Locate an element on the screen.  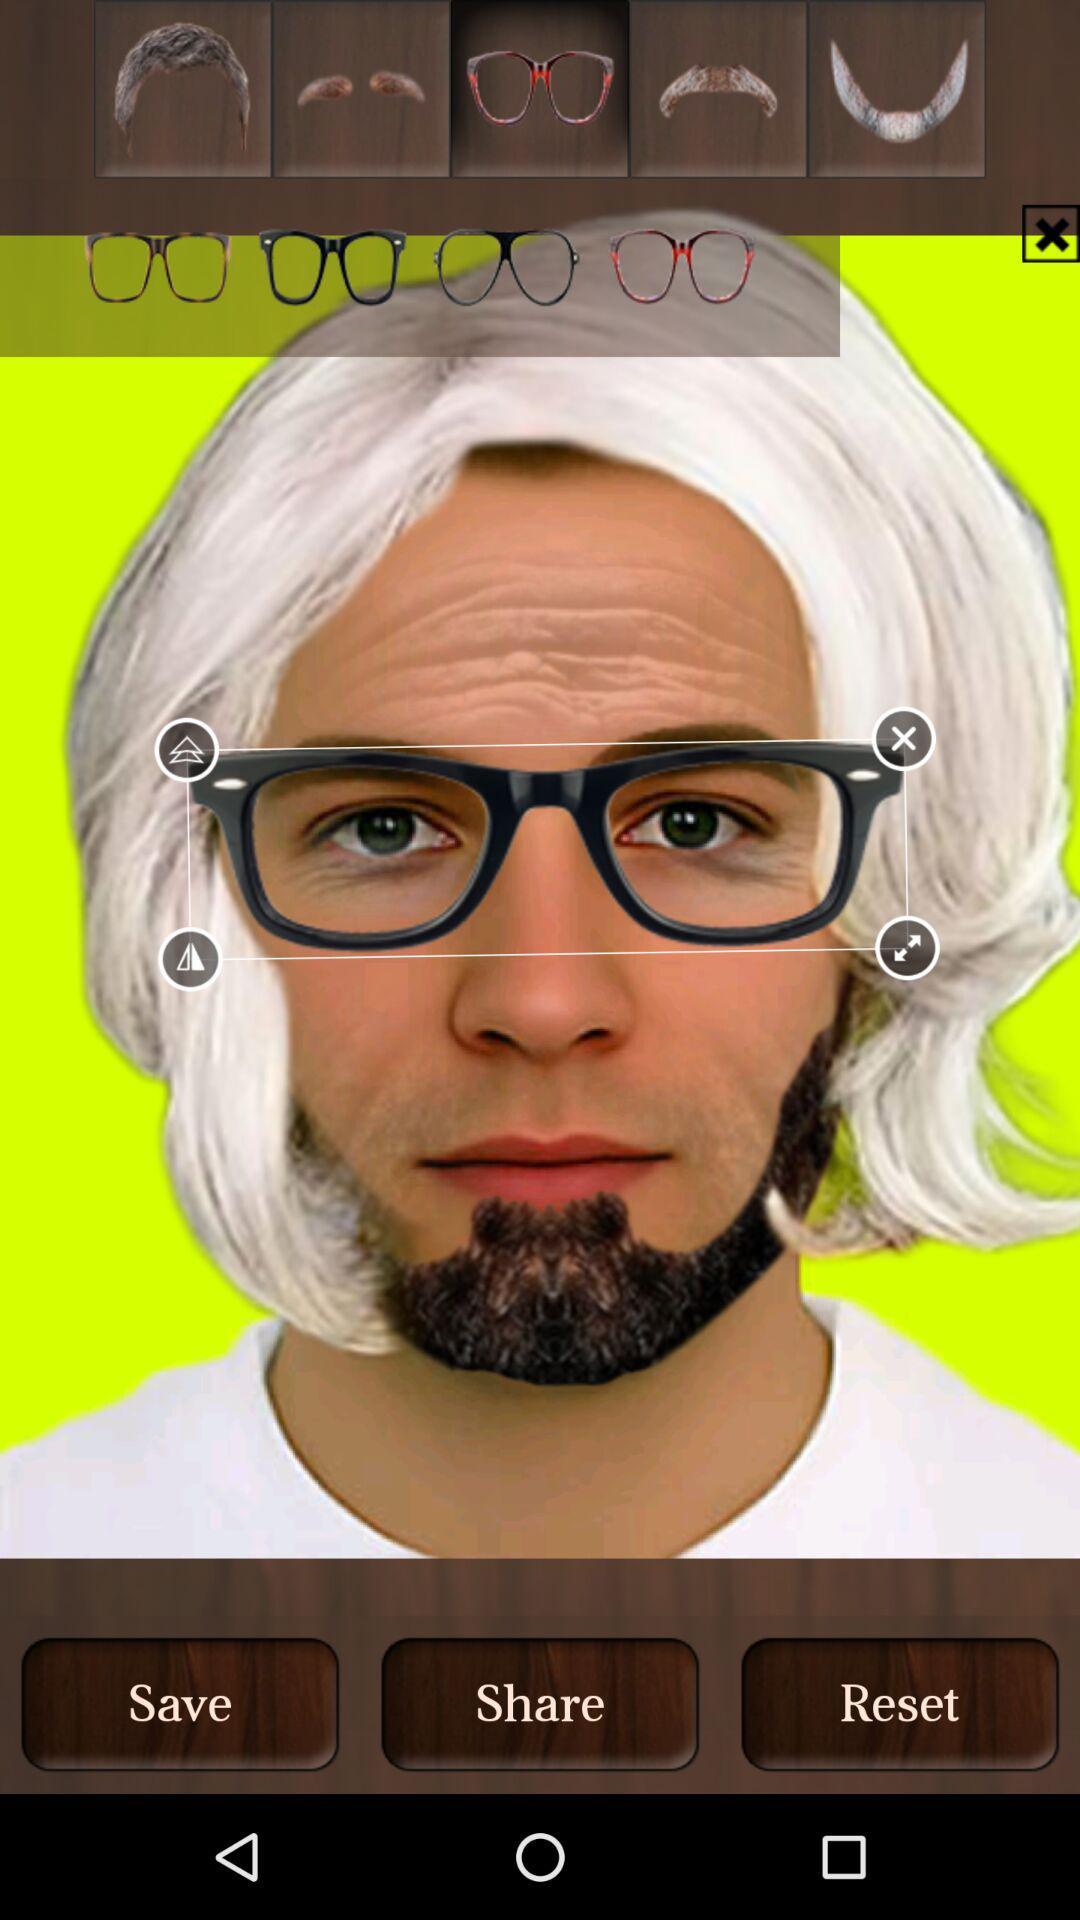
the middle button at the bottom of the page is located at coordinates (540, 1703).